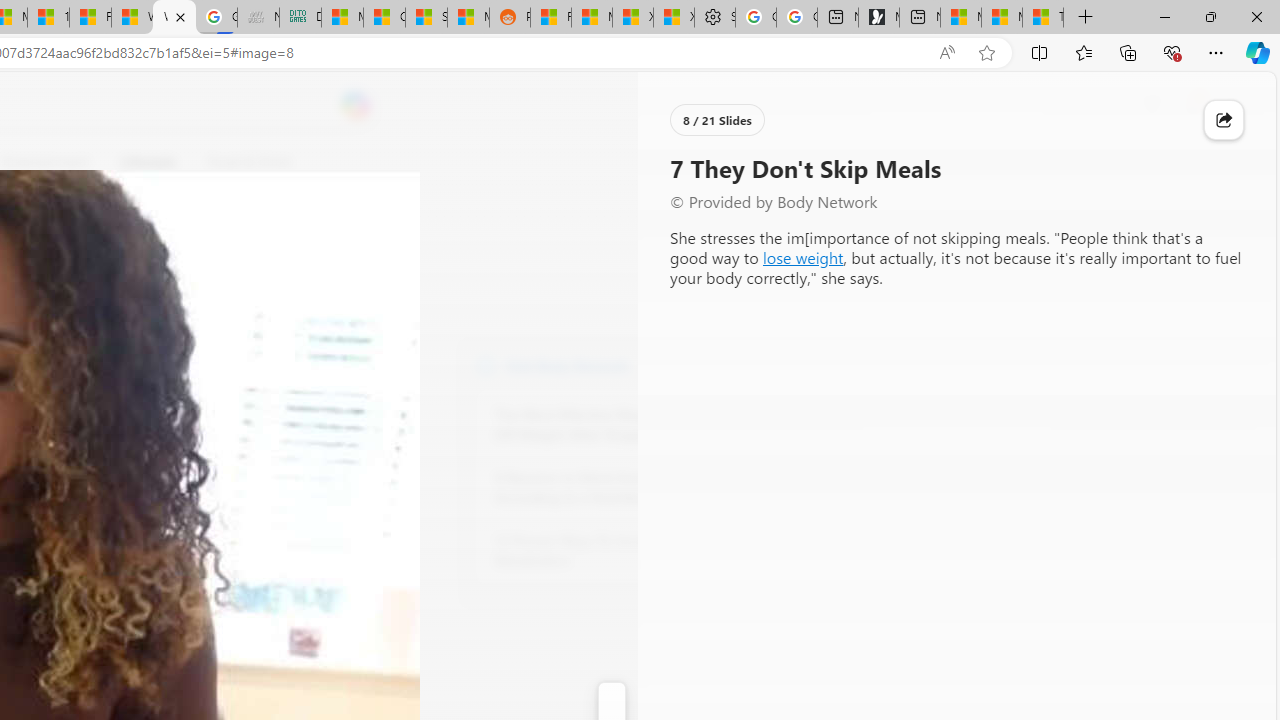 The height and width of the screenshot is (720, 1280). What do you see at coordinates (356, 105) in the screenshot?
I see `'Open Copilot'` at bounding box center [356, 105].